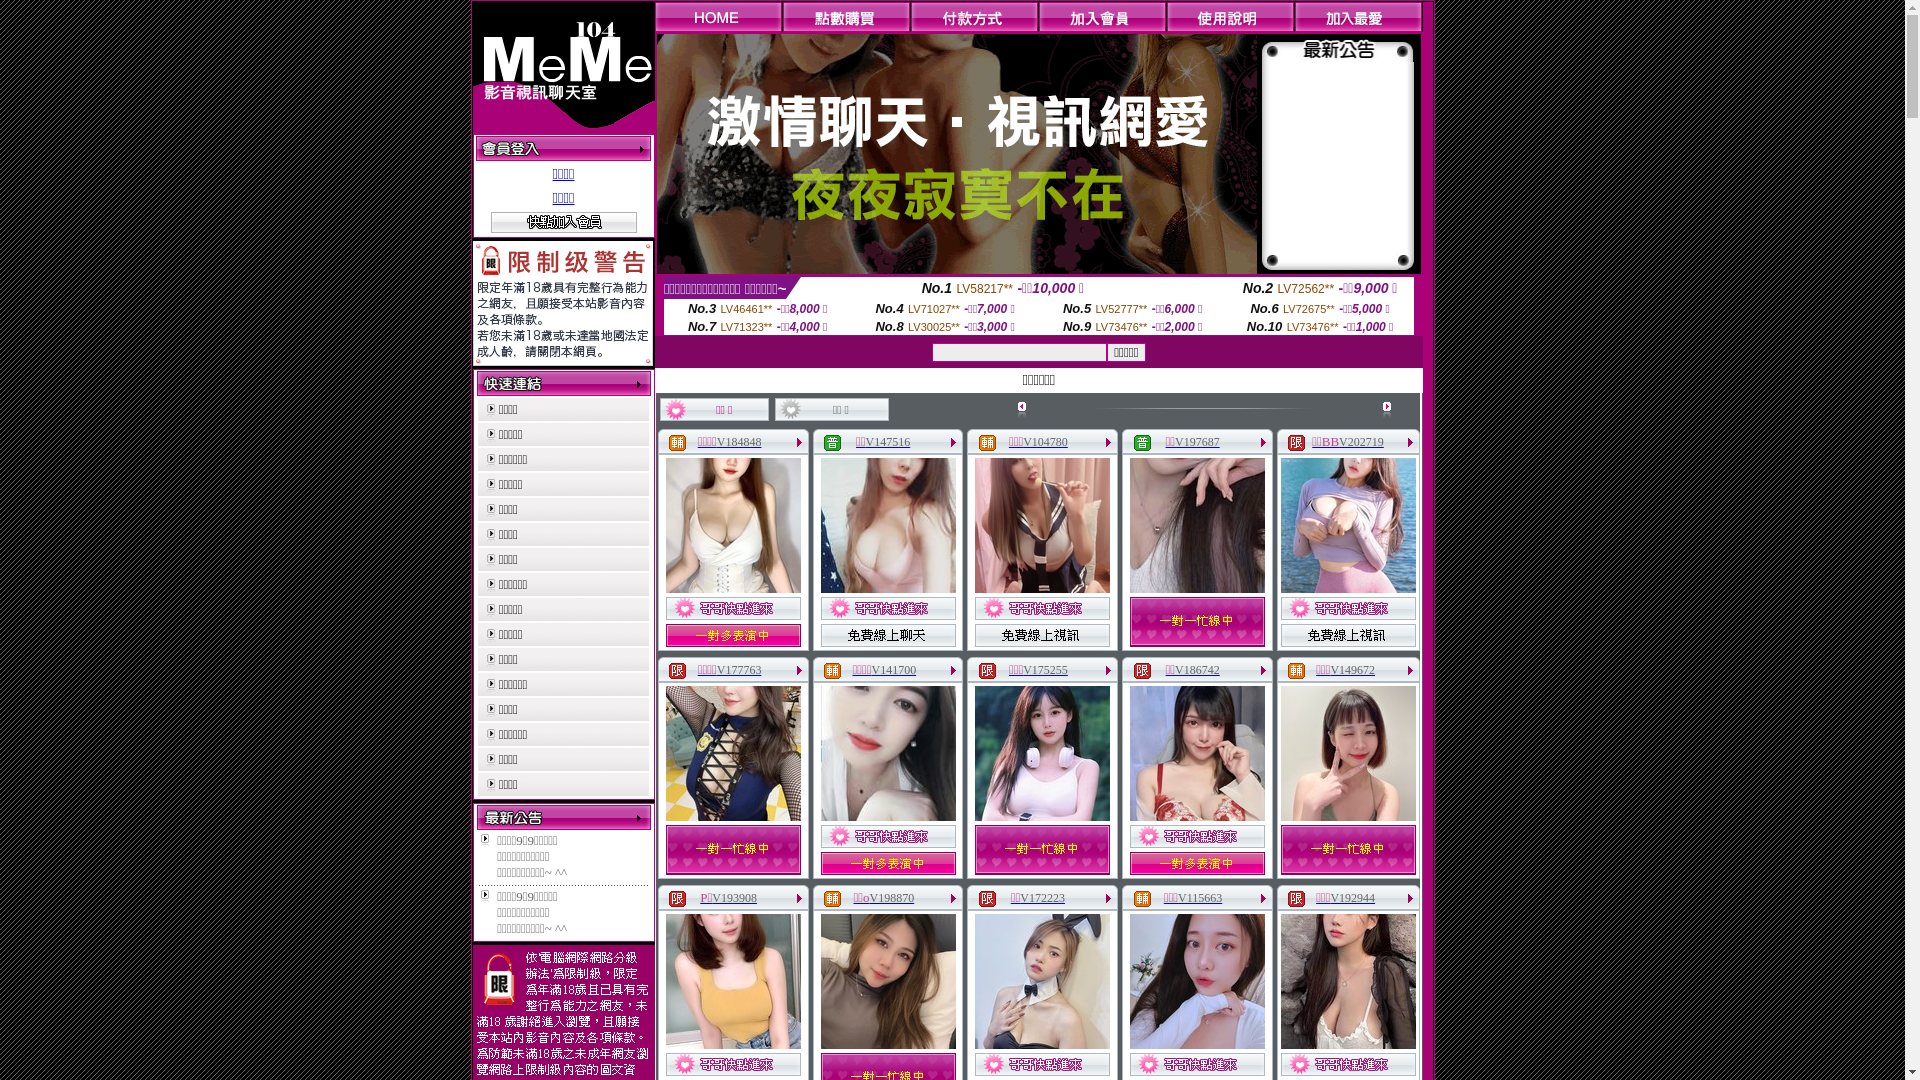 This screenshot has width=1920, height=1080. What do you see at coordinates (891, 897) in the screenshot?
I see `'V198870'` at bounding box center [891, 897].